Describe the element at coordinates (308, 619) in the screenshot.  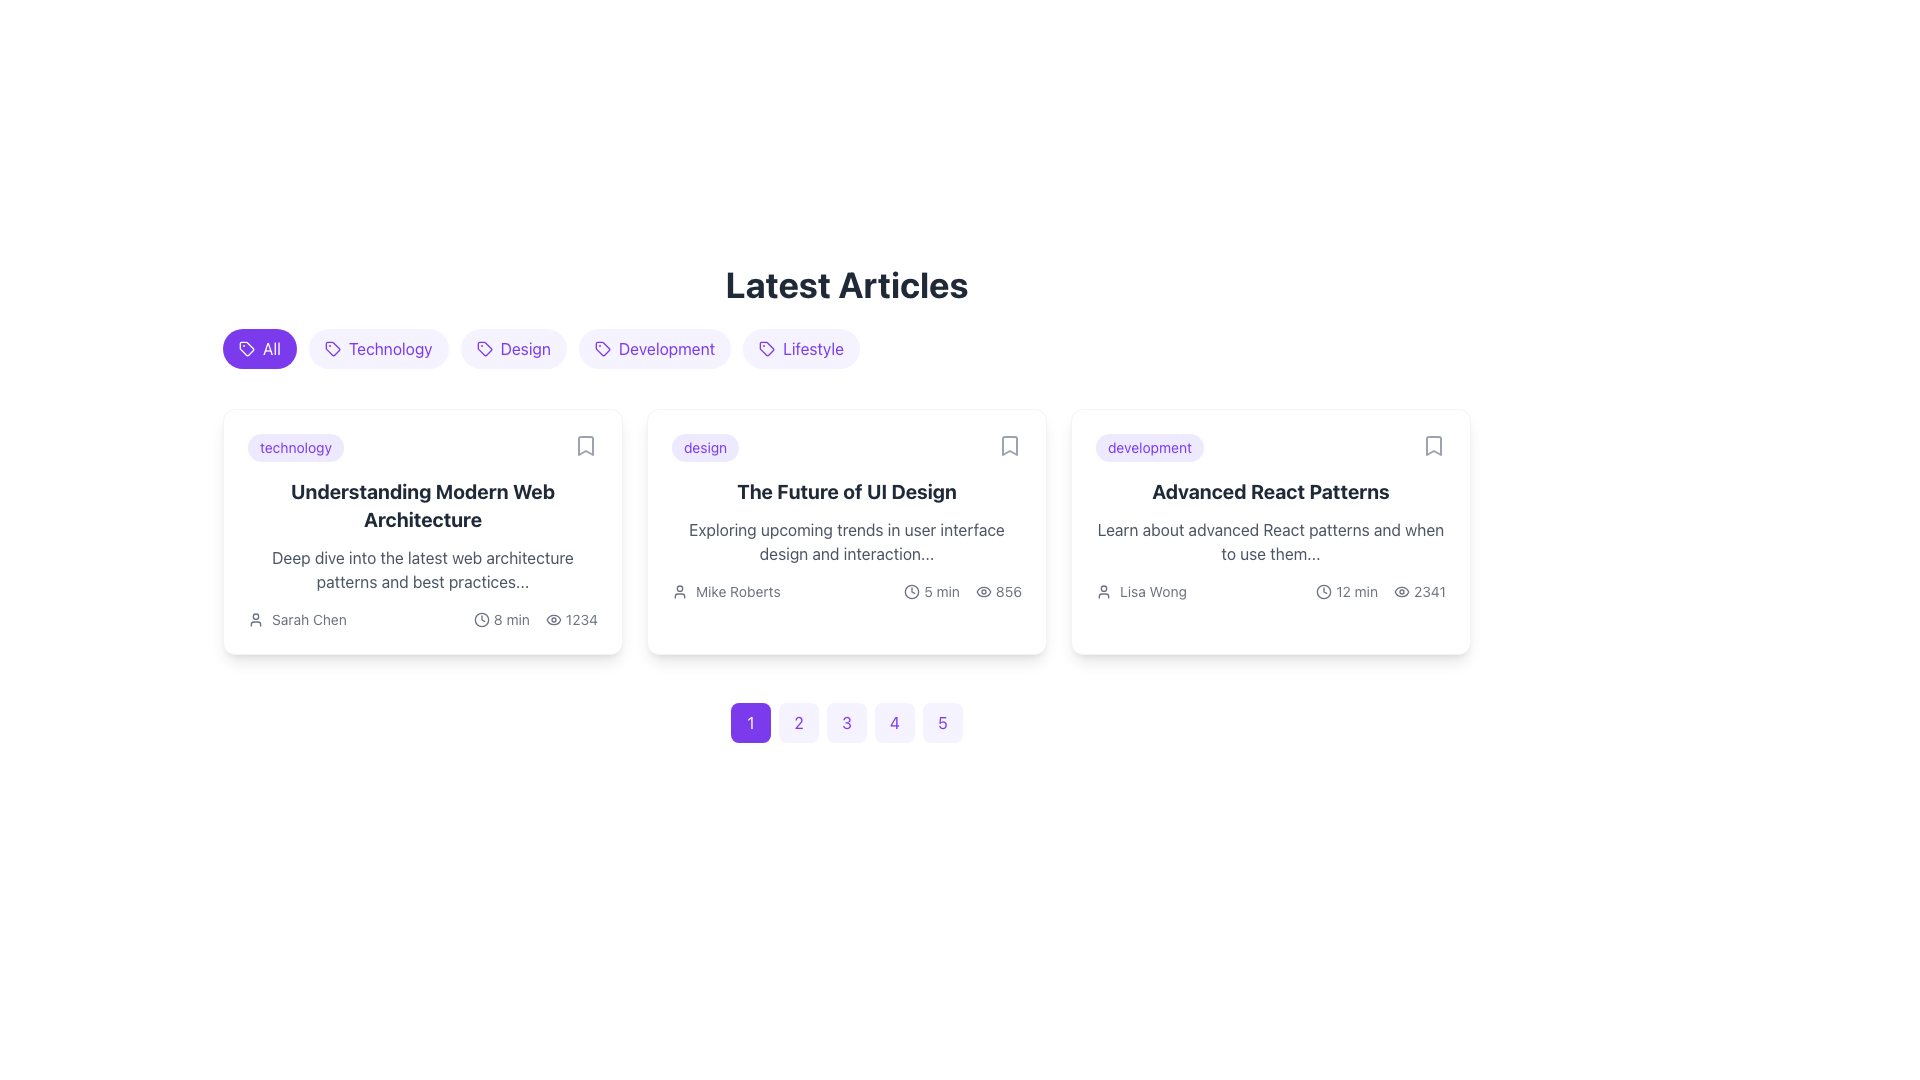
I see `the label identifying the author of the associated article located at the bottom-left part of the first card in a horizontal layout of articles` at that location.